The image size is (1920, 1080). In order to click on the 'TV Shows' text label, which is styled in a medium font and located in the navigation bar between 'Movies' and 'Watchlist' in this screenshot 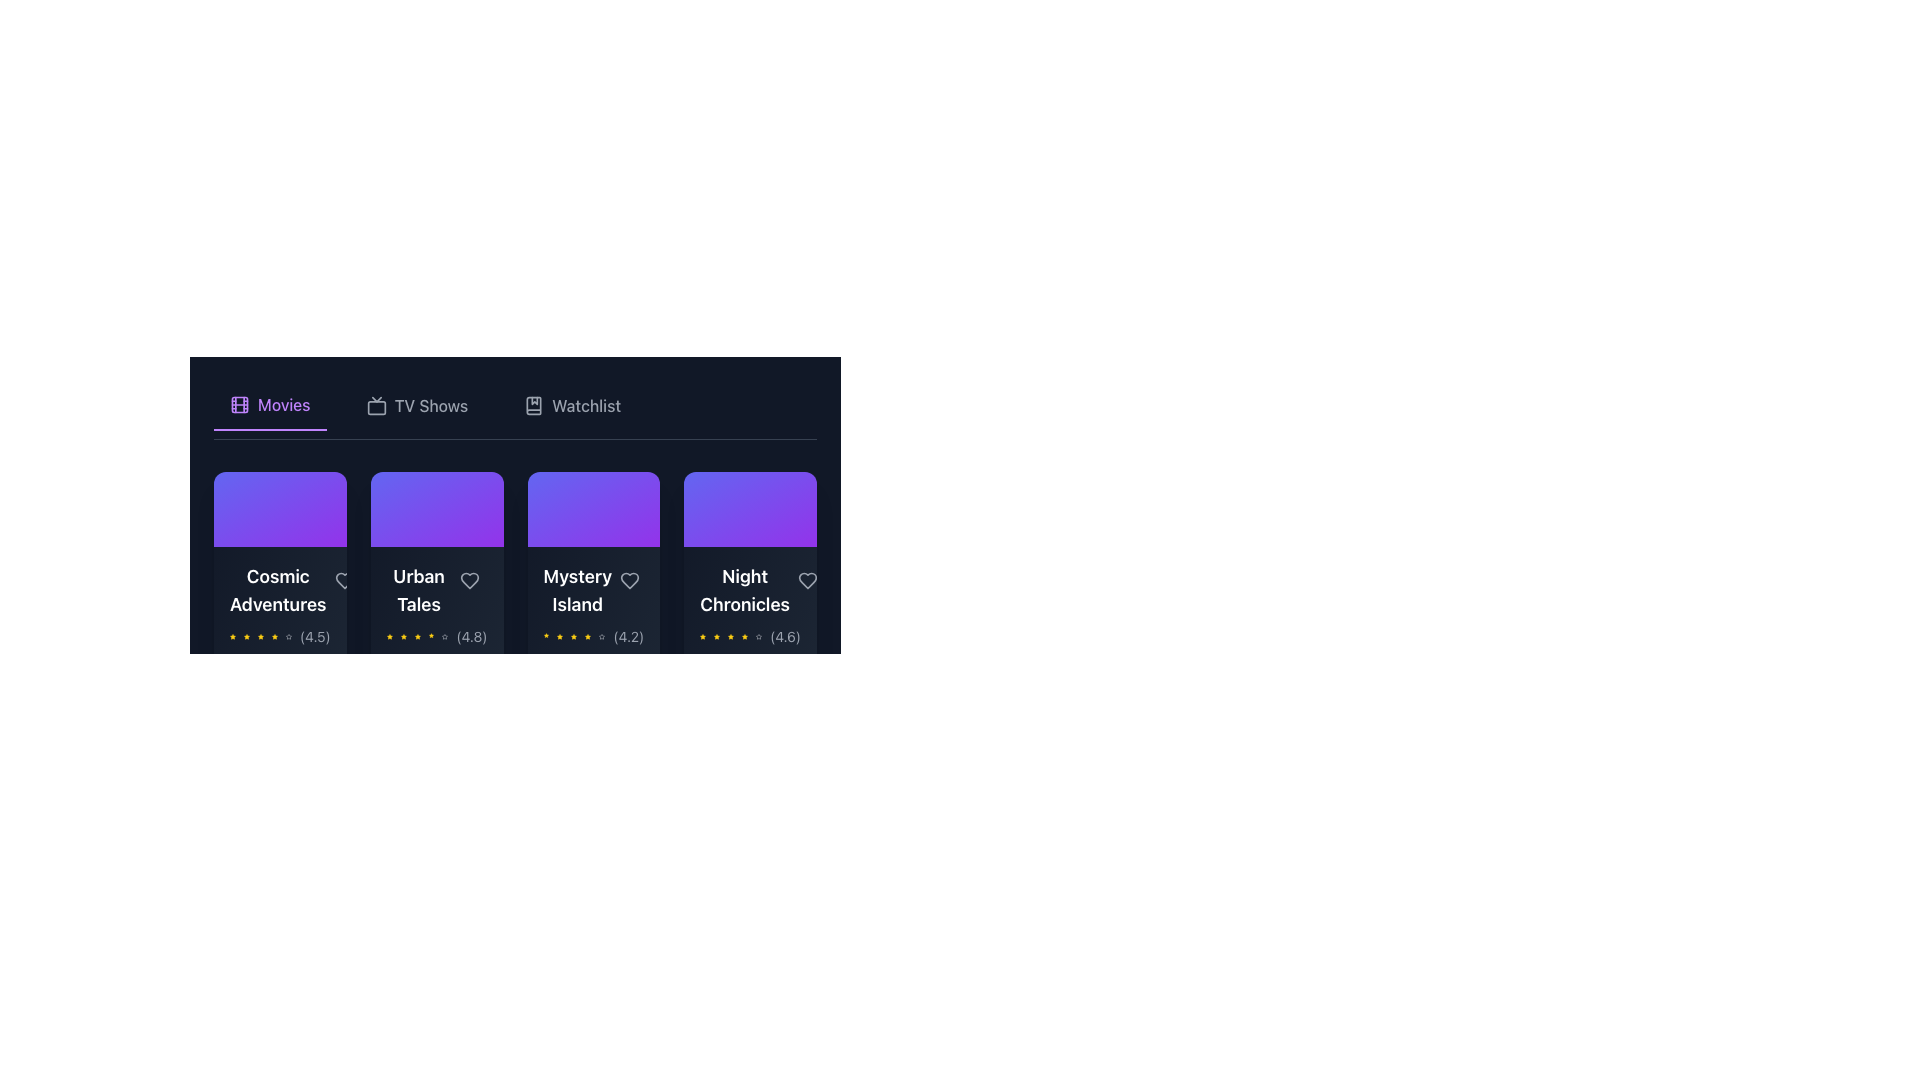, I will do `click(430, 405)`.